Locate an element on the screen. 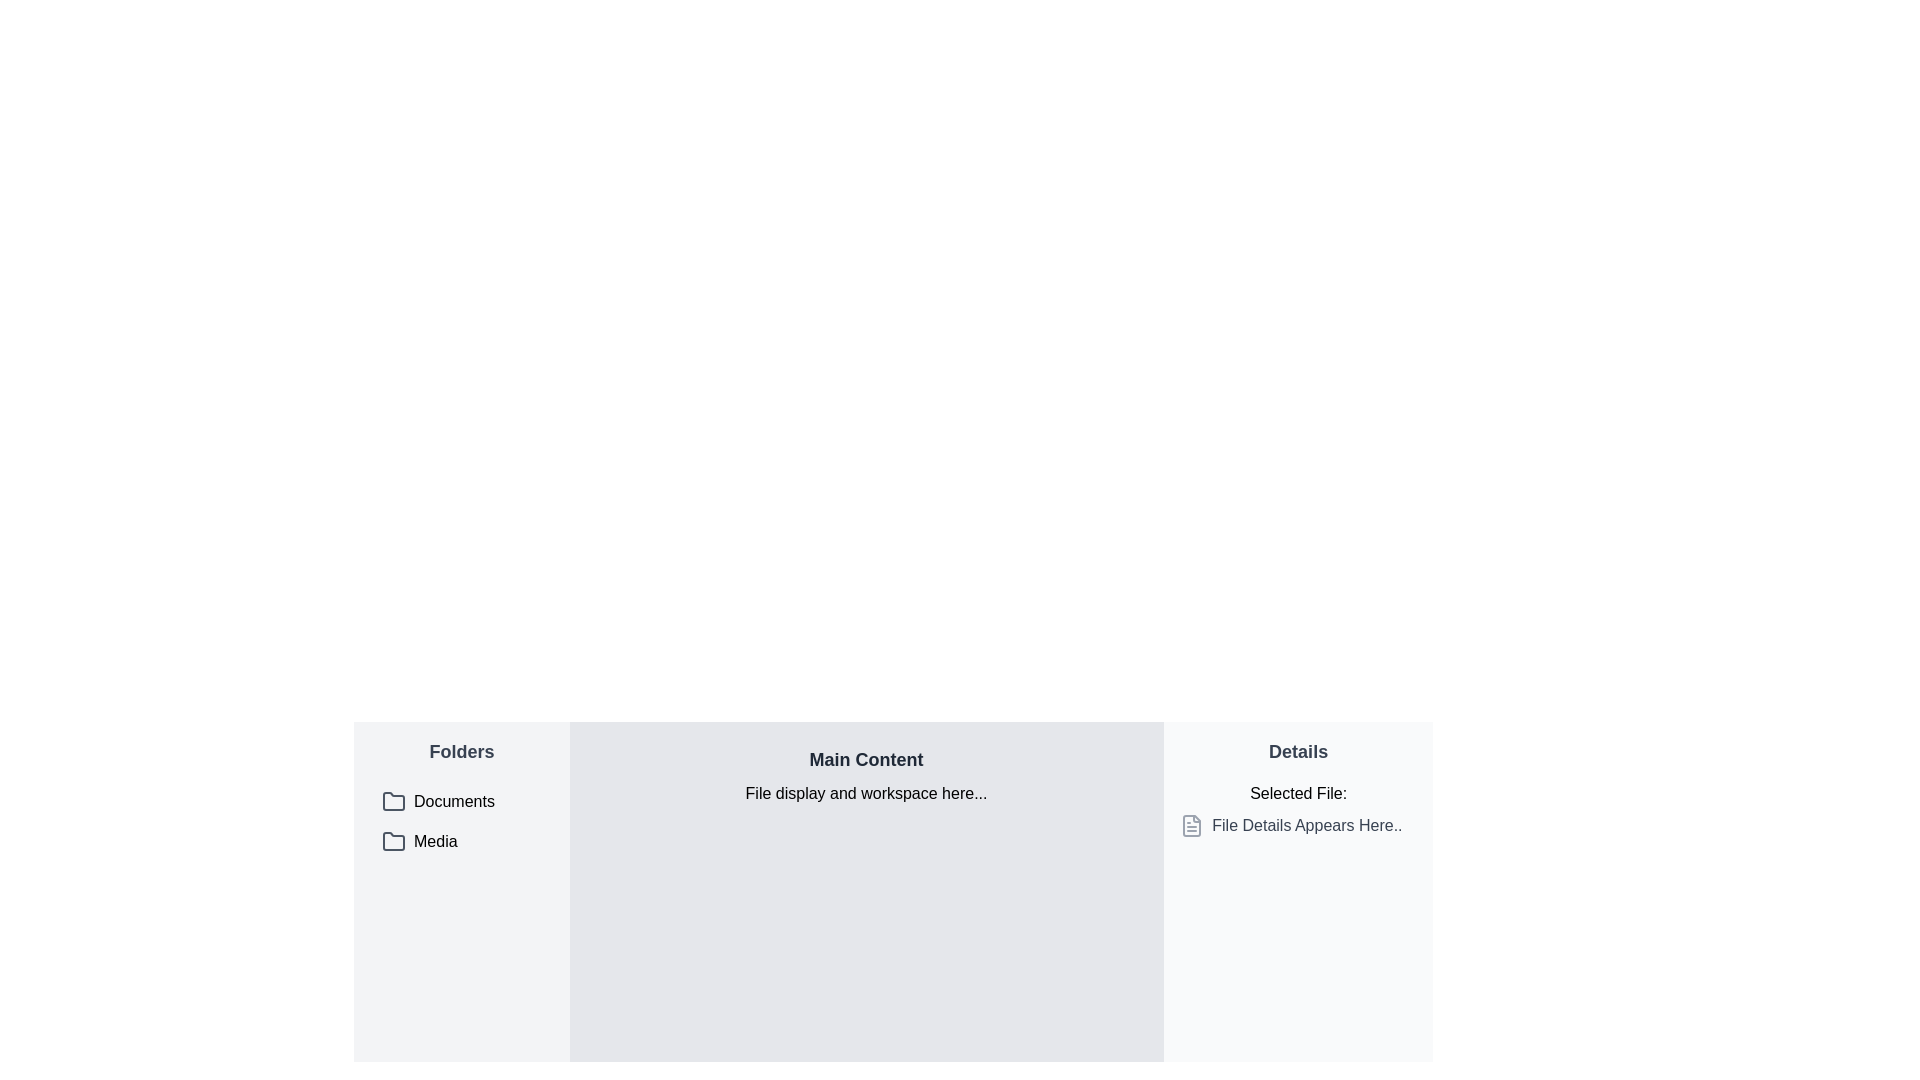 Image resolution: width=1920 pixels, height=1080 pixels. the static text label that serves as a header for file selection details, located in the top section of the 'Details' panel on the right is located at coordinates (1298, 793).